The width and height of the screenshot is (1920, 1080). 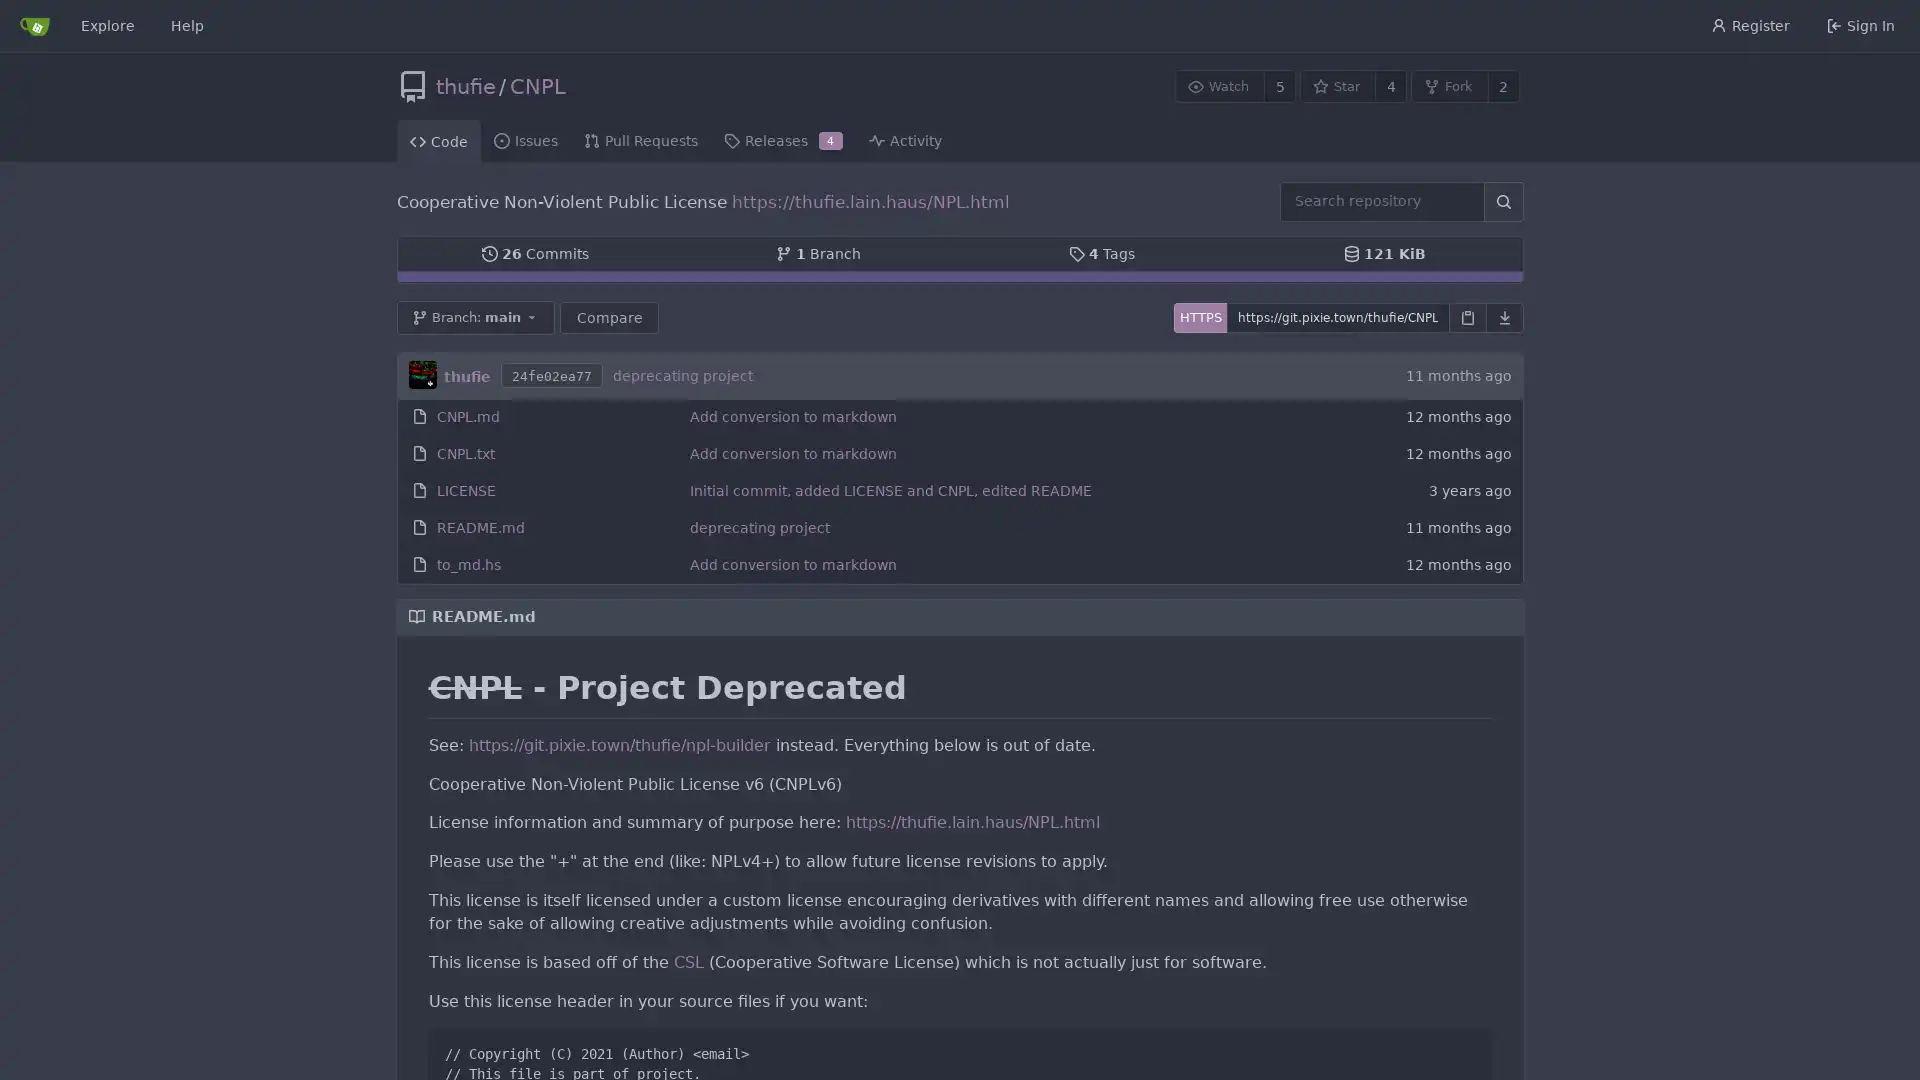 I want to click on HTTPS, so click(x=1199, y=315).